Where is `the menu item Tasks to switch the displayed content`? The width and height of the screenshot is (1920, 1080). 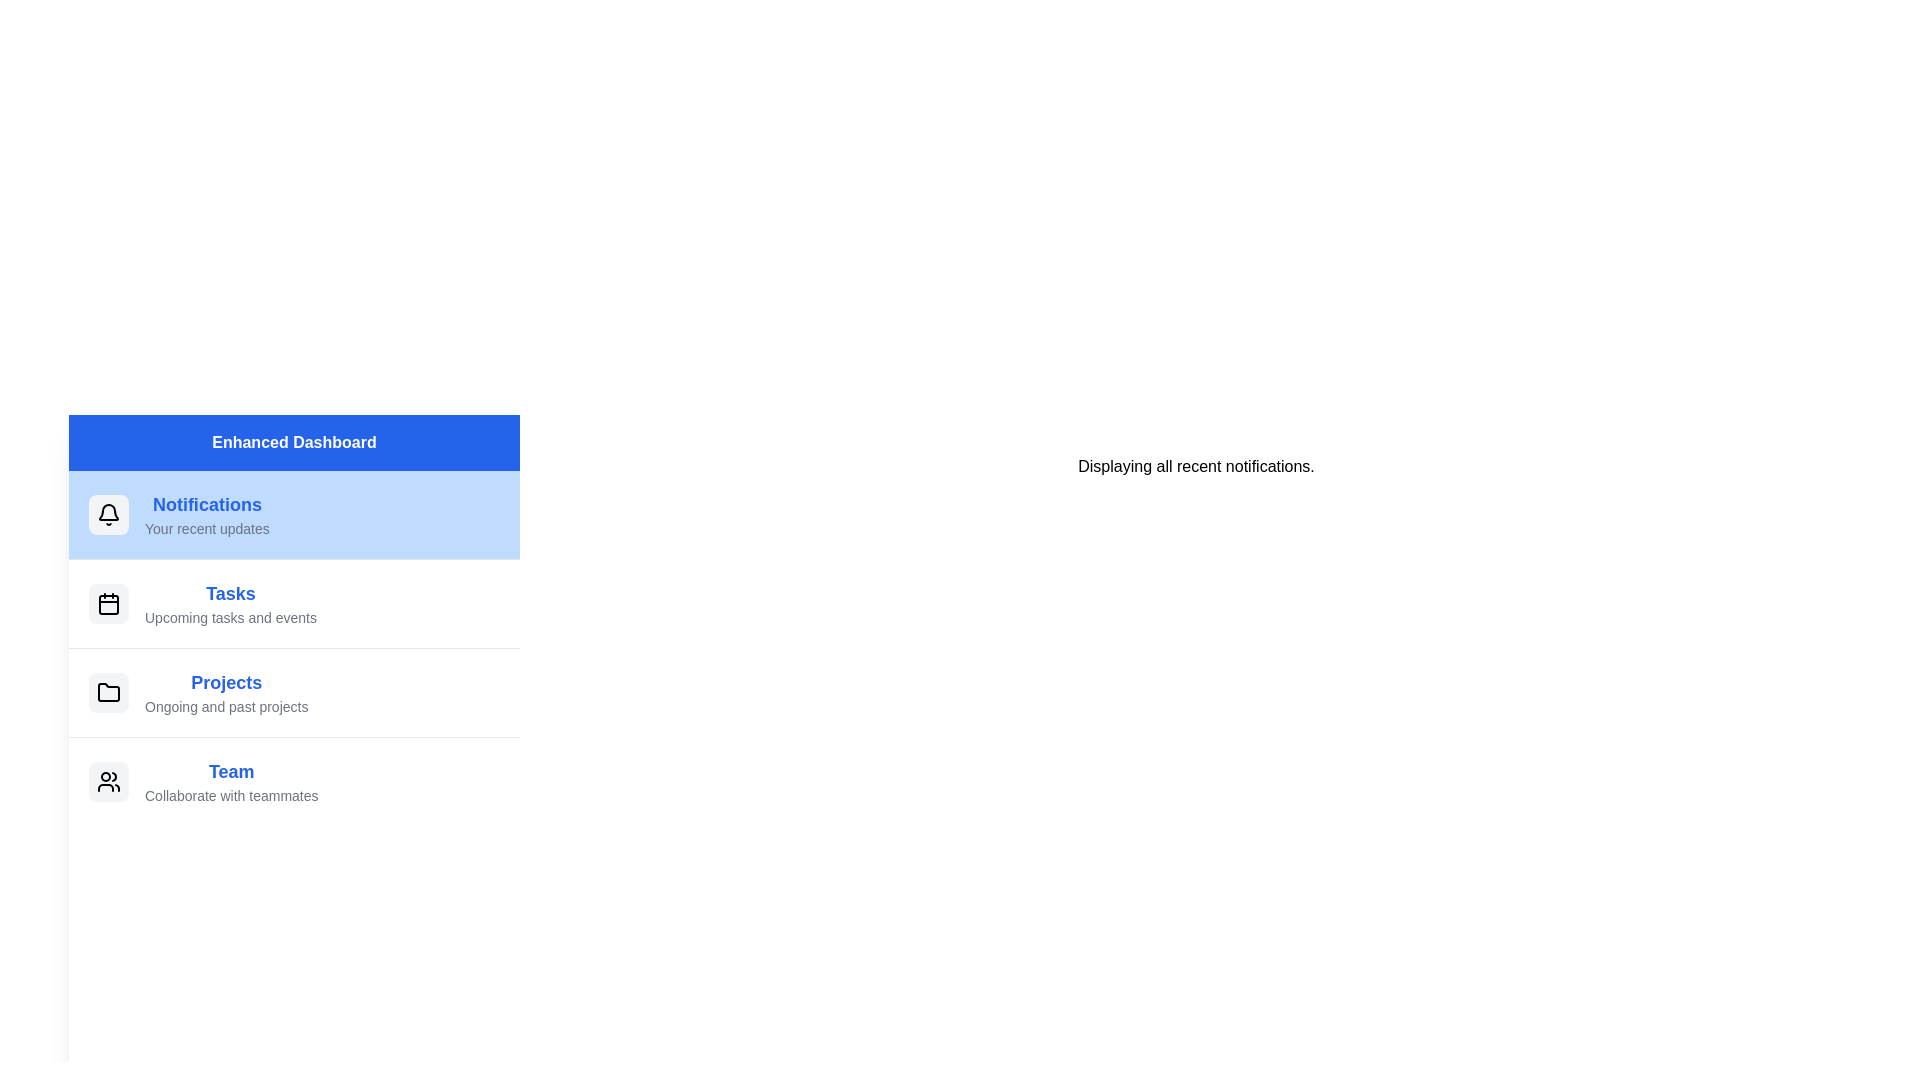 the menu item Tasks to switch the displayed content is located at coordinates (293, 602).